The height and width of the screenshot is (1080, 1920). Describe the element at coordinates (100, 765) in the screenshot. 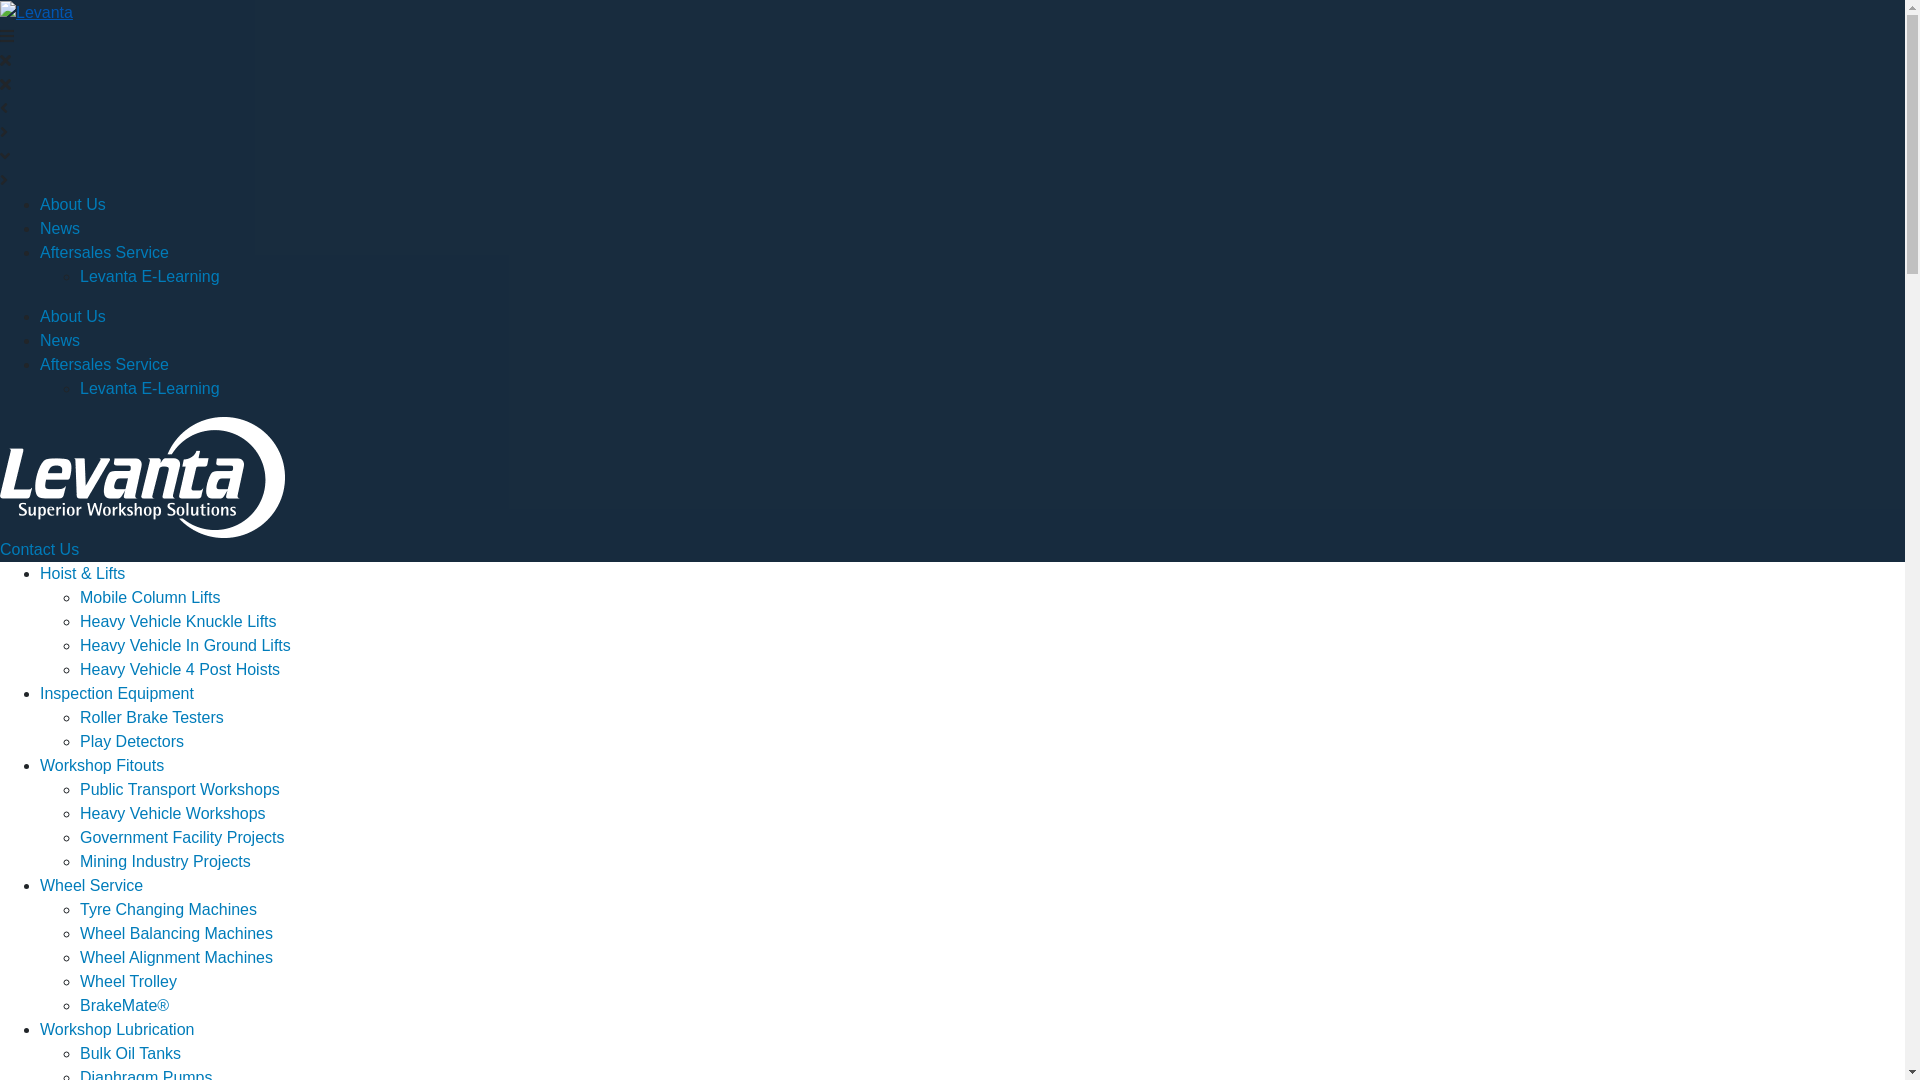

I see `'Workshop Fitouts'` at that location.